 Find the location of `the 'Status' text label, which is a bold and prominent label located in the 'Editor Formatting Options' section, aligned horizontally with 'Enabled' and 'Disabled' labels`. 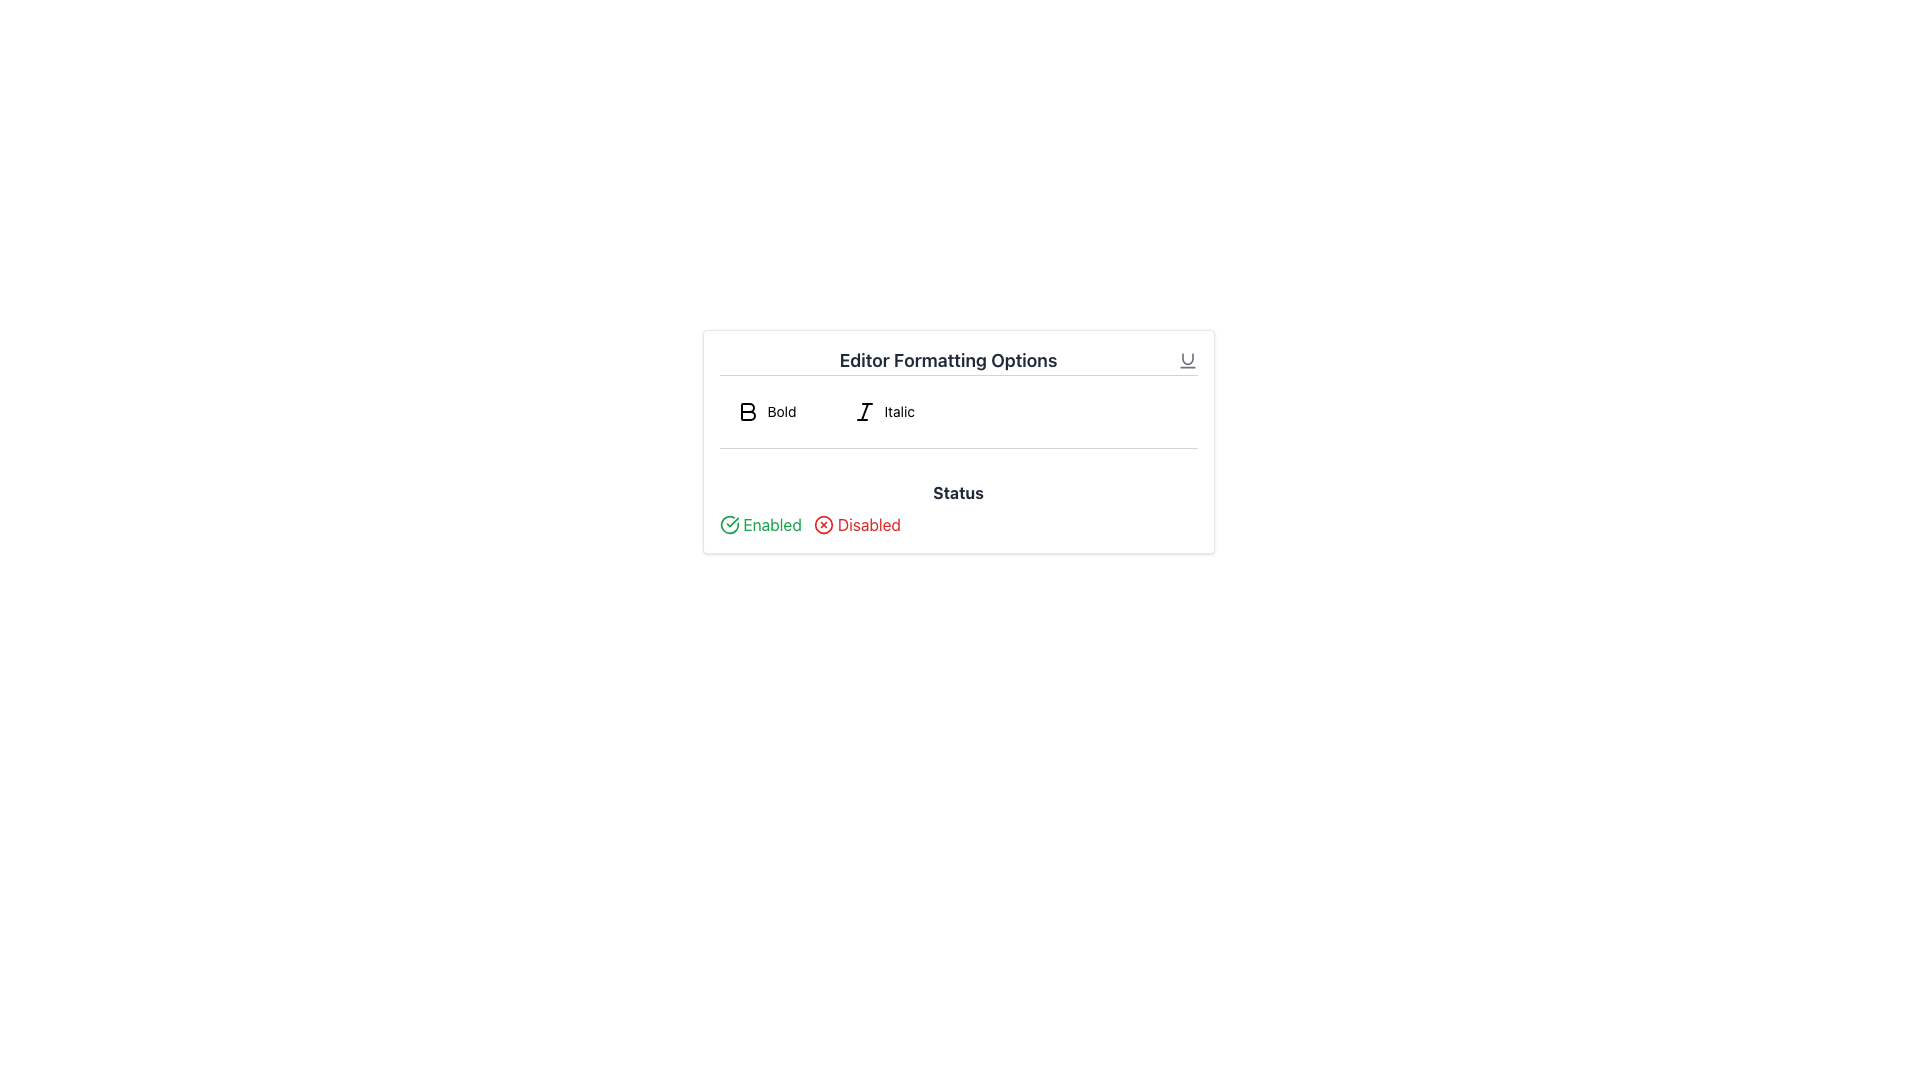

the 'Status' text label, which is a bold and prominent label located in the 'Editor Formatting Options' section, aligned horizontally with 'Enabled' and 'Disabled' labels is located at coordinates (957, 493).